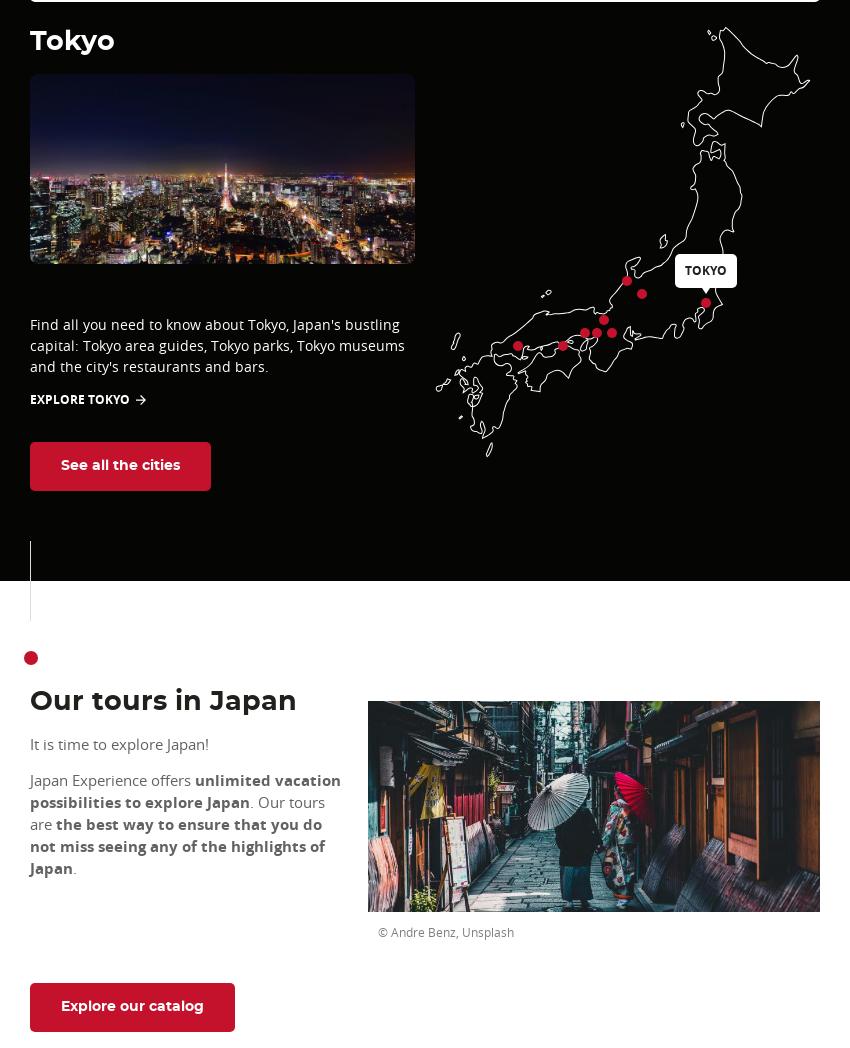 The height and width of the screenshot is (1048, 850). I want to click on 'Find all you need to know about Tokyo, Japan's bustling capital: Tokyo area guides, Tokyo parks, Tokyo museums and the city's restaurants and bars.', so click(29, 345).